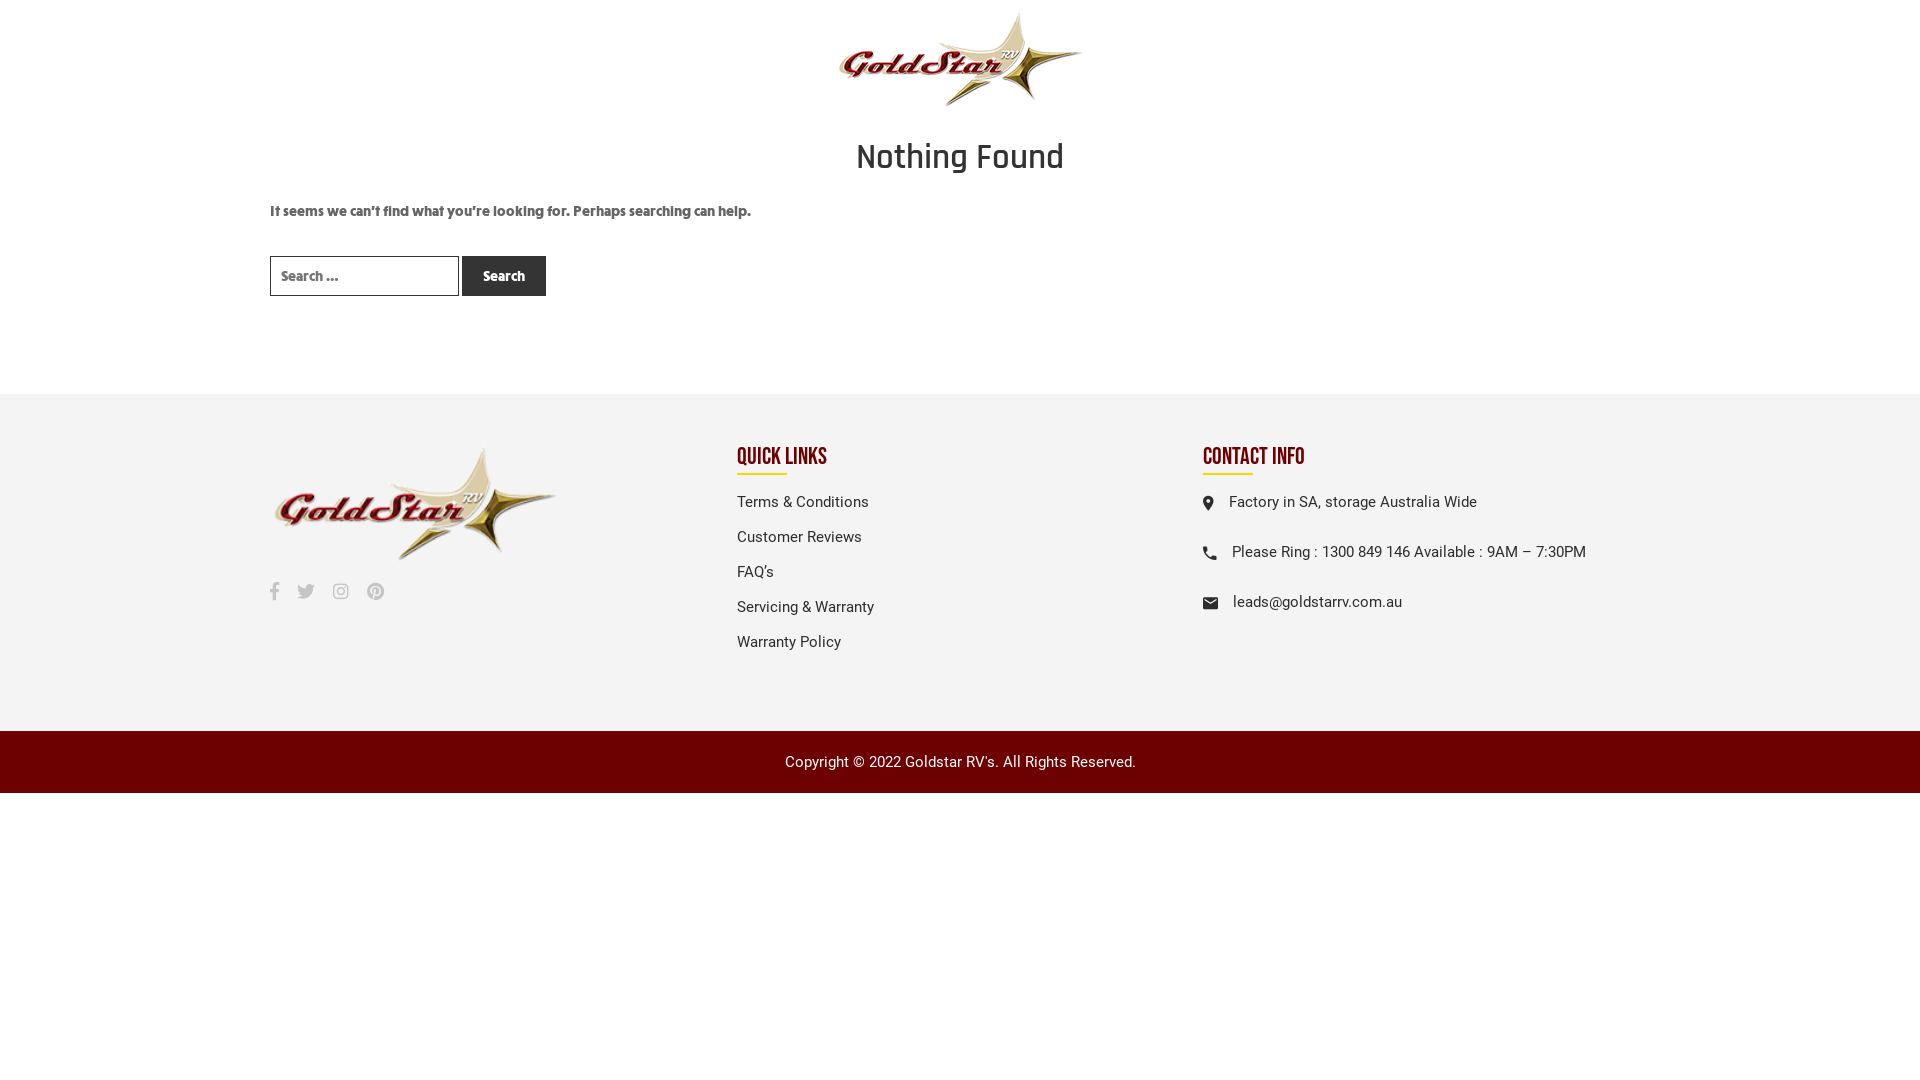 Image resolution: width=1920 pixels, height=1080 pixels. What do you see at coordinates (736, 605) in the screenshot?
I see `'Servicing & Warranty'` at bounding box center [736, 605].